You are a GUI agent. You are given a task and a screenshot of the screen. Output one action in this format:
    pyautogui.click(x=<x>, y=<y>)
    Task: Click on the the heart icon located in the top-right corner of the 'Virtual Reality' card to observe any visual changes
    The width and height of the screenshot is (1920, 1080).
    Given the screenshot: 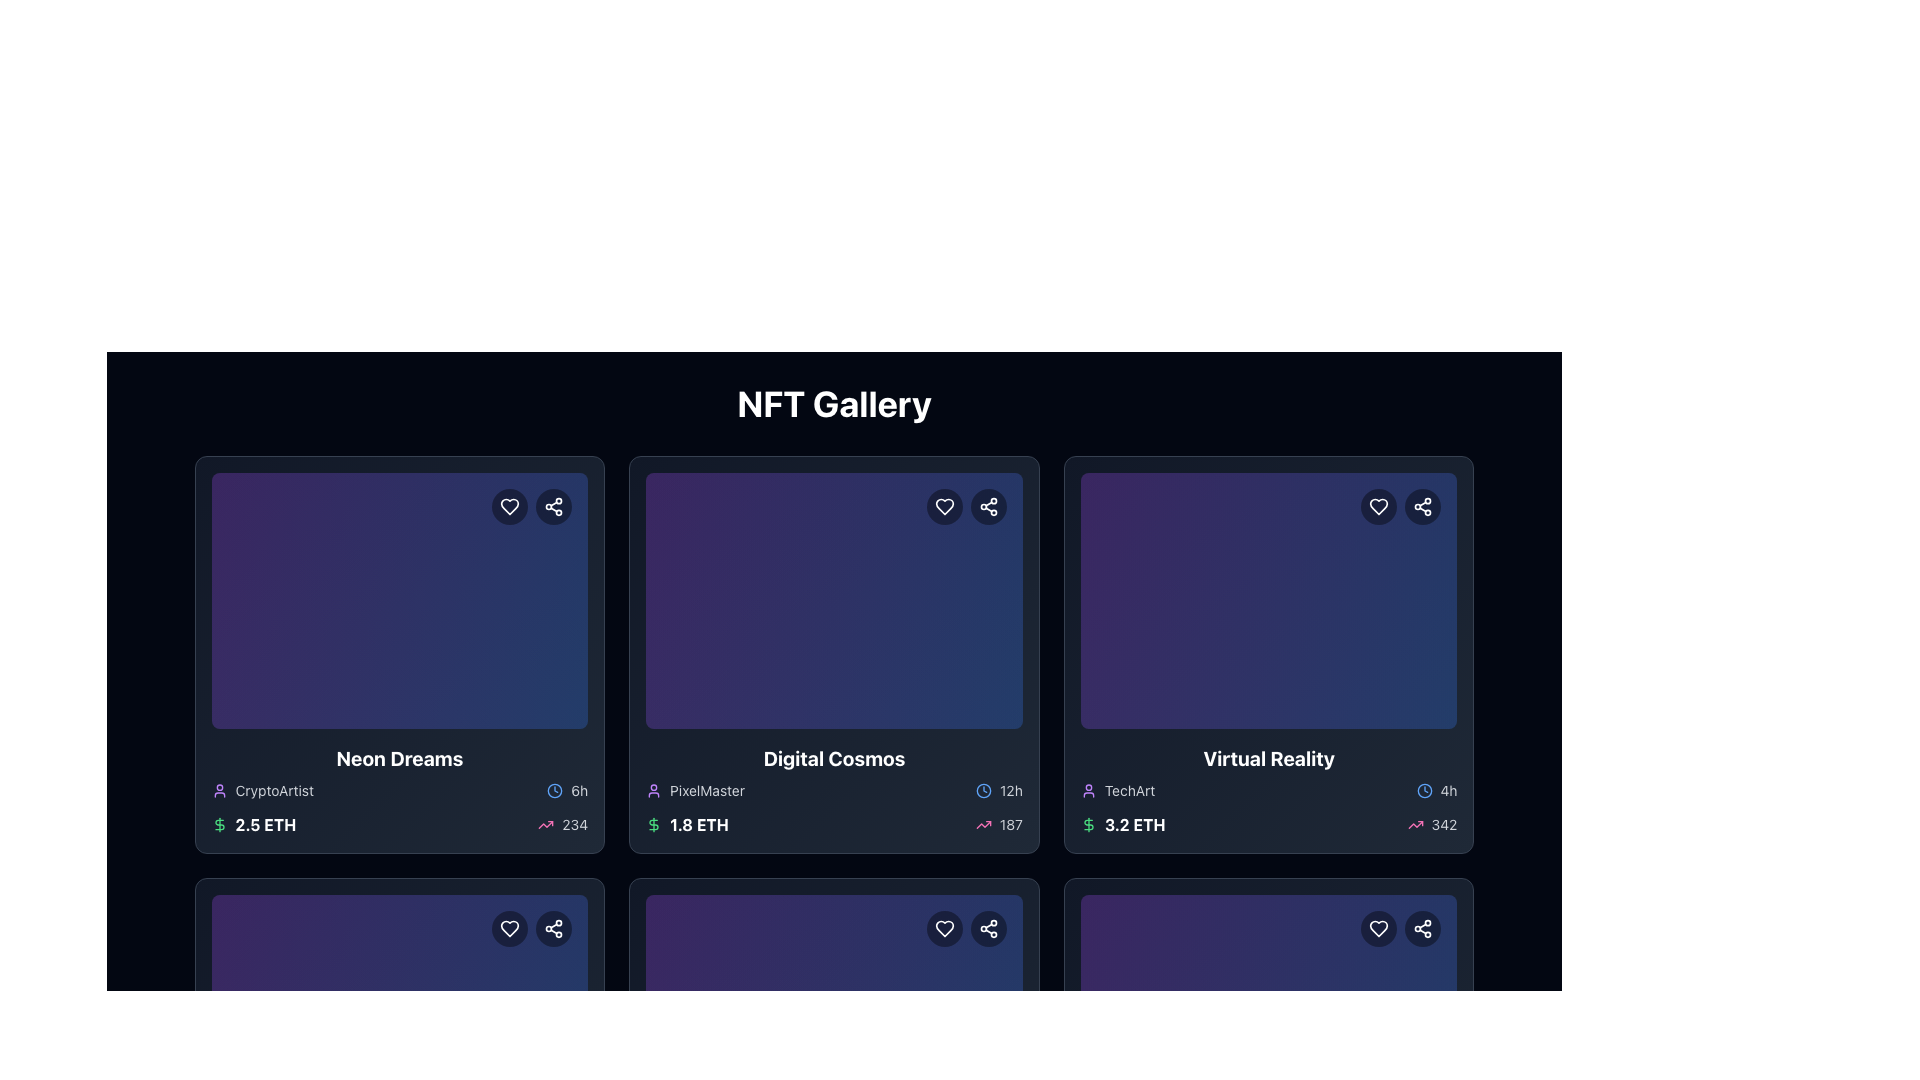 What is the action you would take?
    pyautogui.click(x=1378, y=505)
    